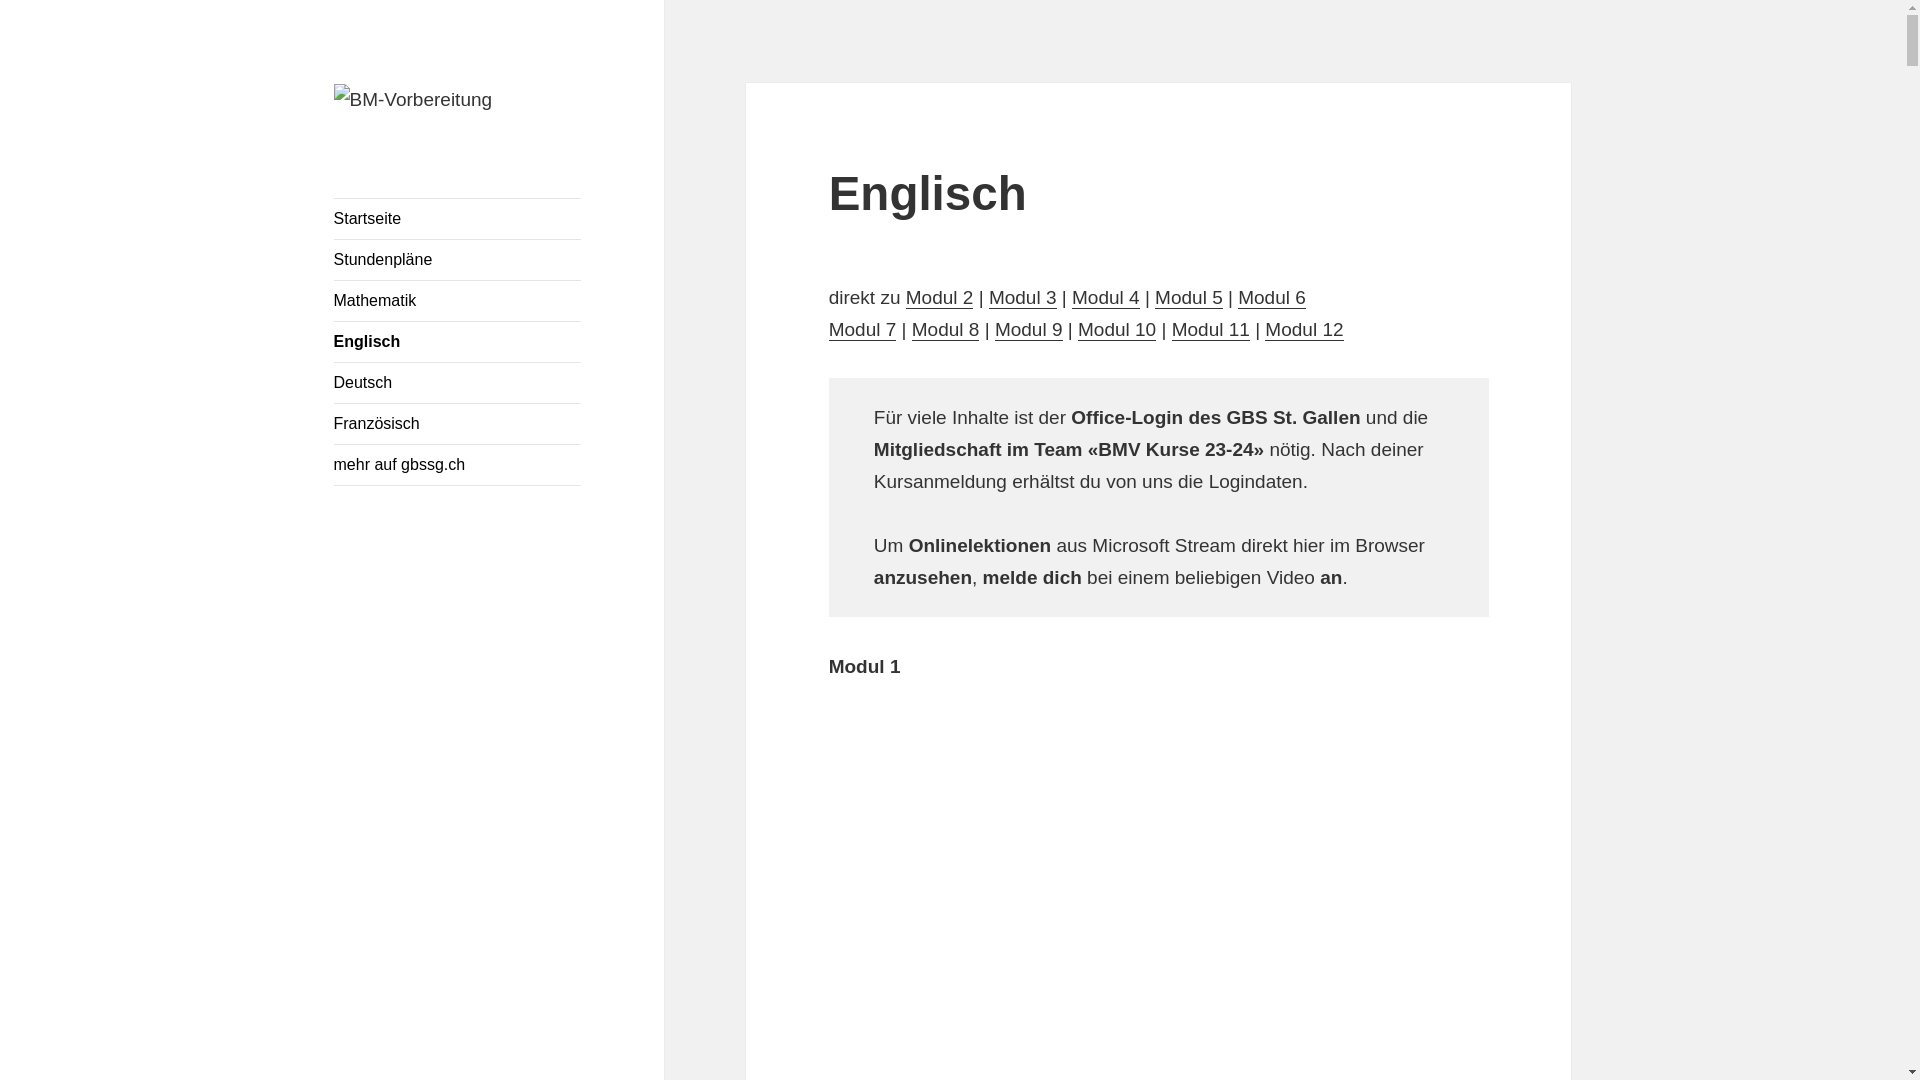 This screenshot has height=1080, width=1920. What do you see at coordinates (944, 329) in the screenshot?
I see `'Modul 8'` at bounding box center [944, 329].